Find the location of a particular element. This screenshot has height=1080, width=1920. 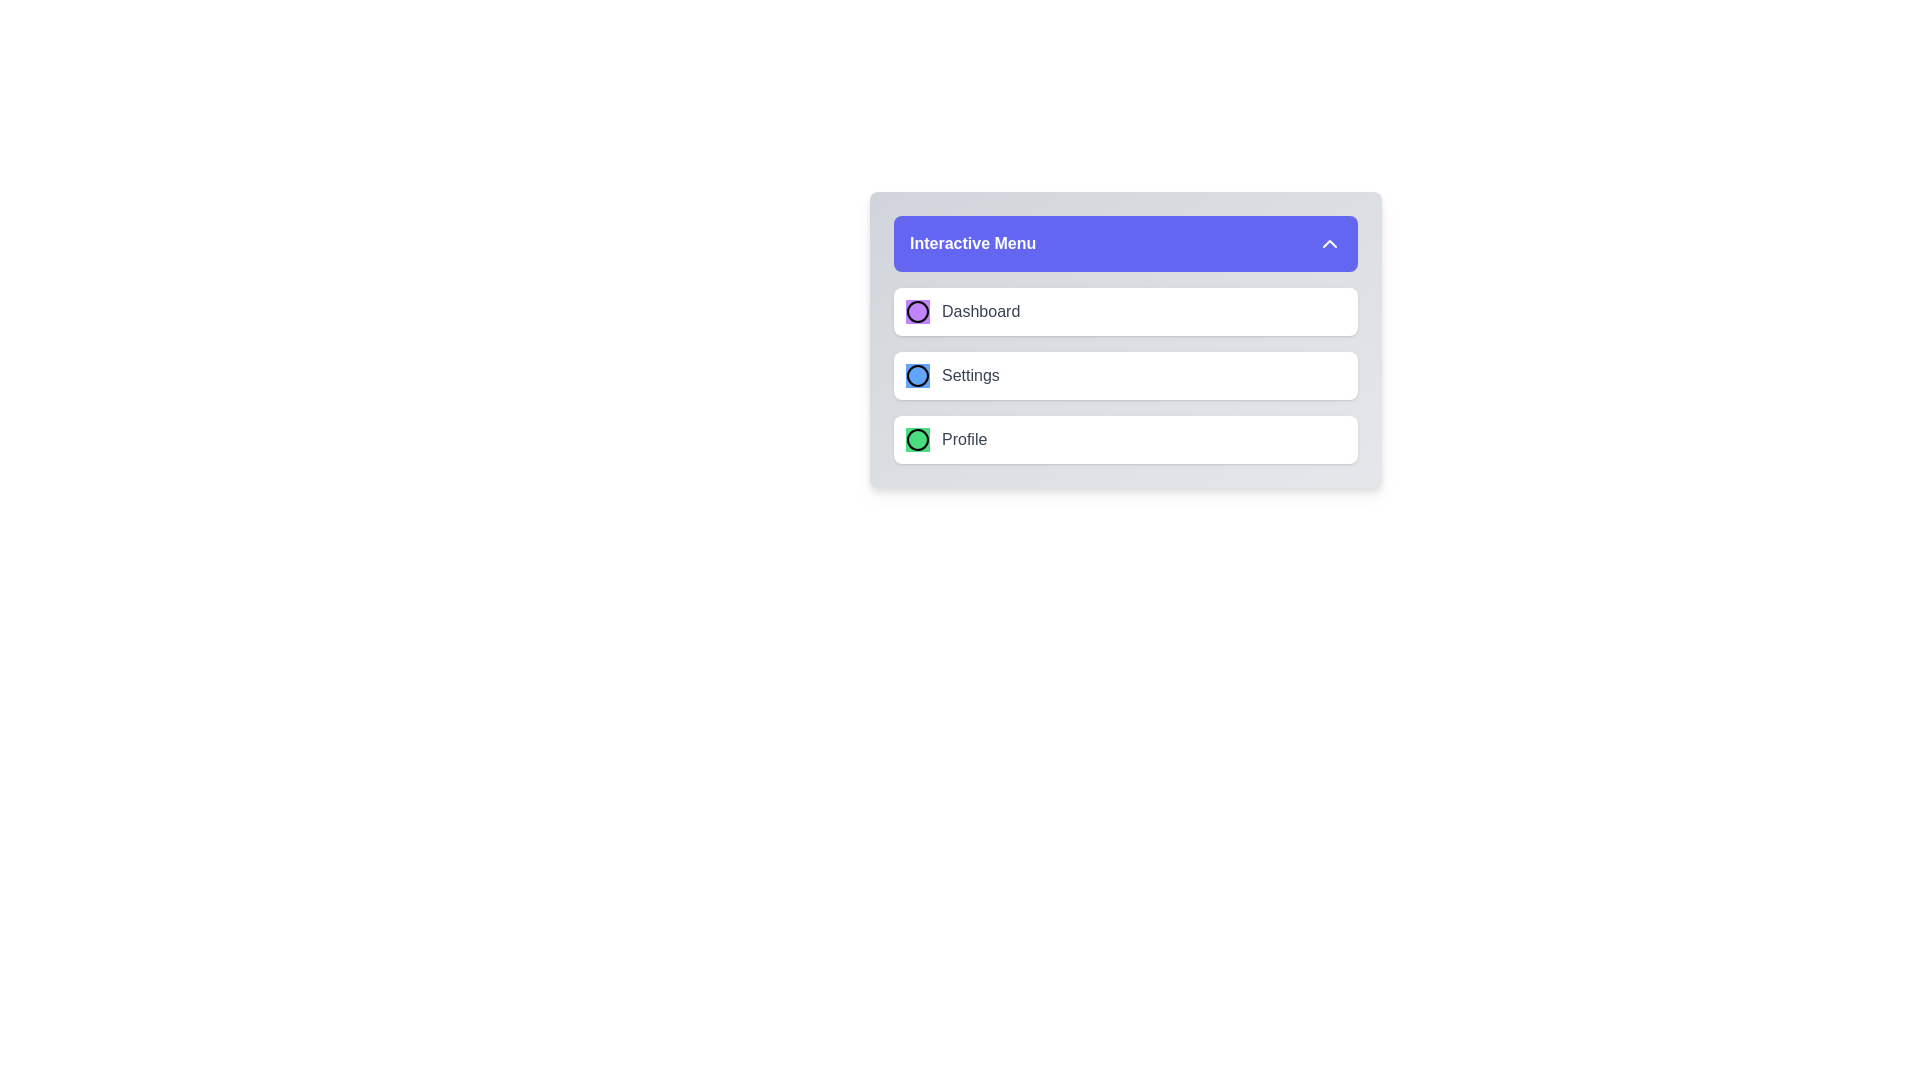

the header button to toggle the menu visibility is located at coordinates (1126, 242).